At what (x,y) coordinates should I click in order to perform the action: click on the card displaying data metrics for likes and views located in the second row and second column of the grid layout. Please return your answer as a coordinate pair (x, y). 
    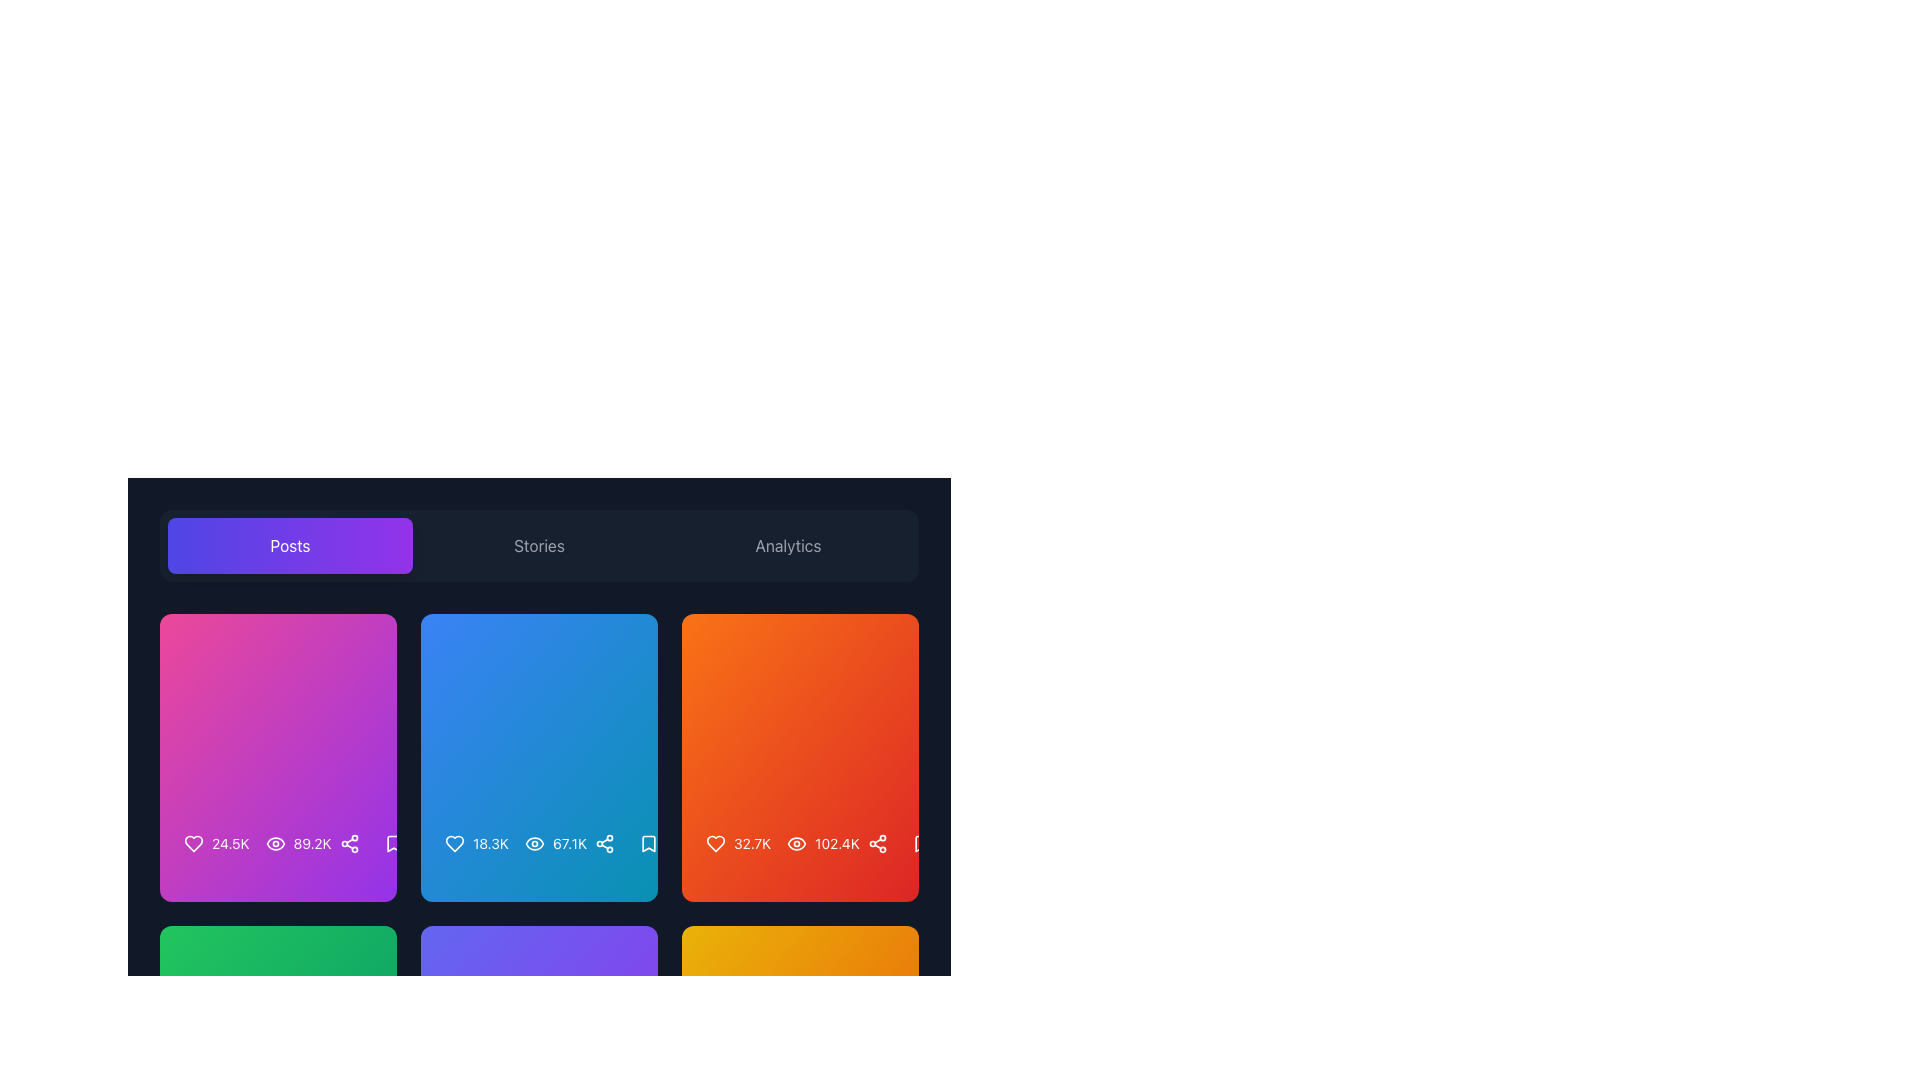
    Looking at the image, I should click on (539, 713).